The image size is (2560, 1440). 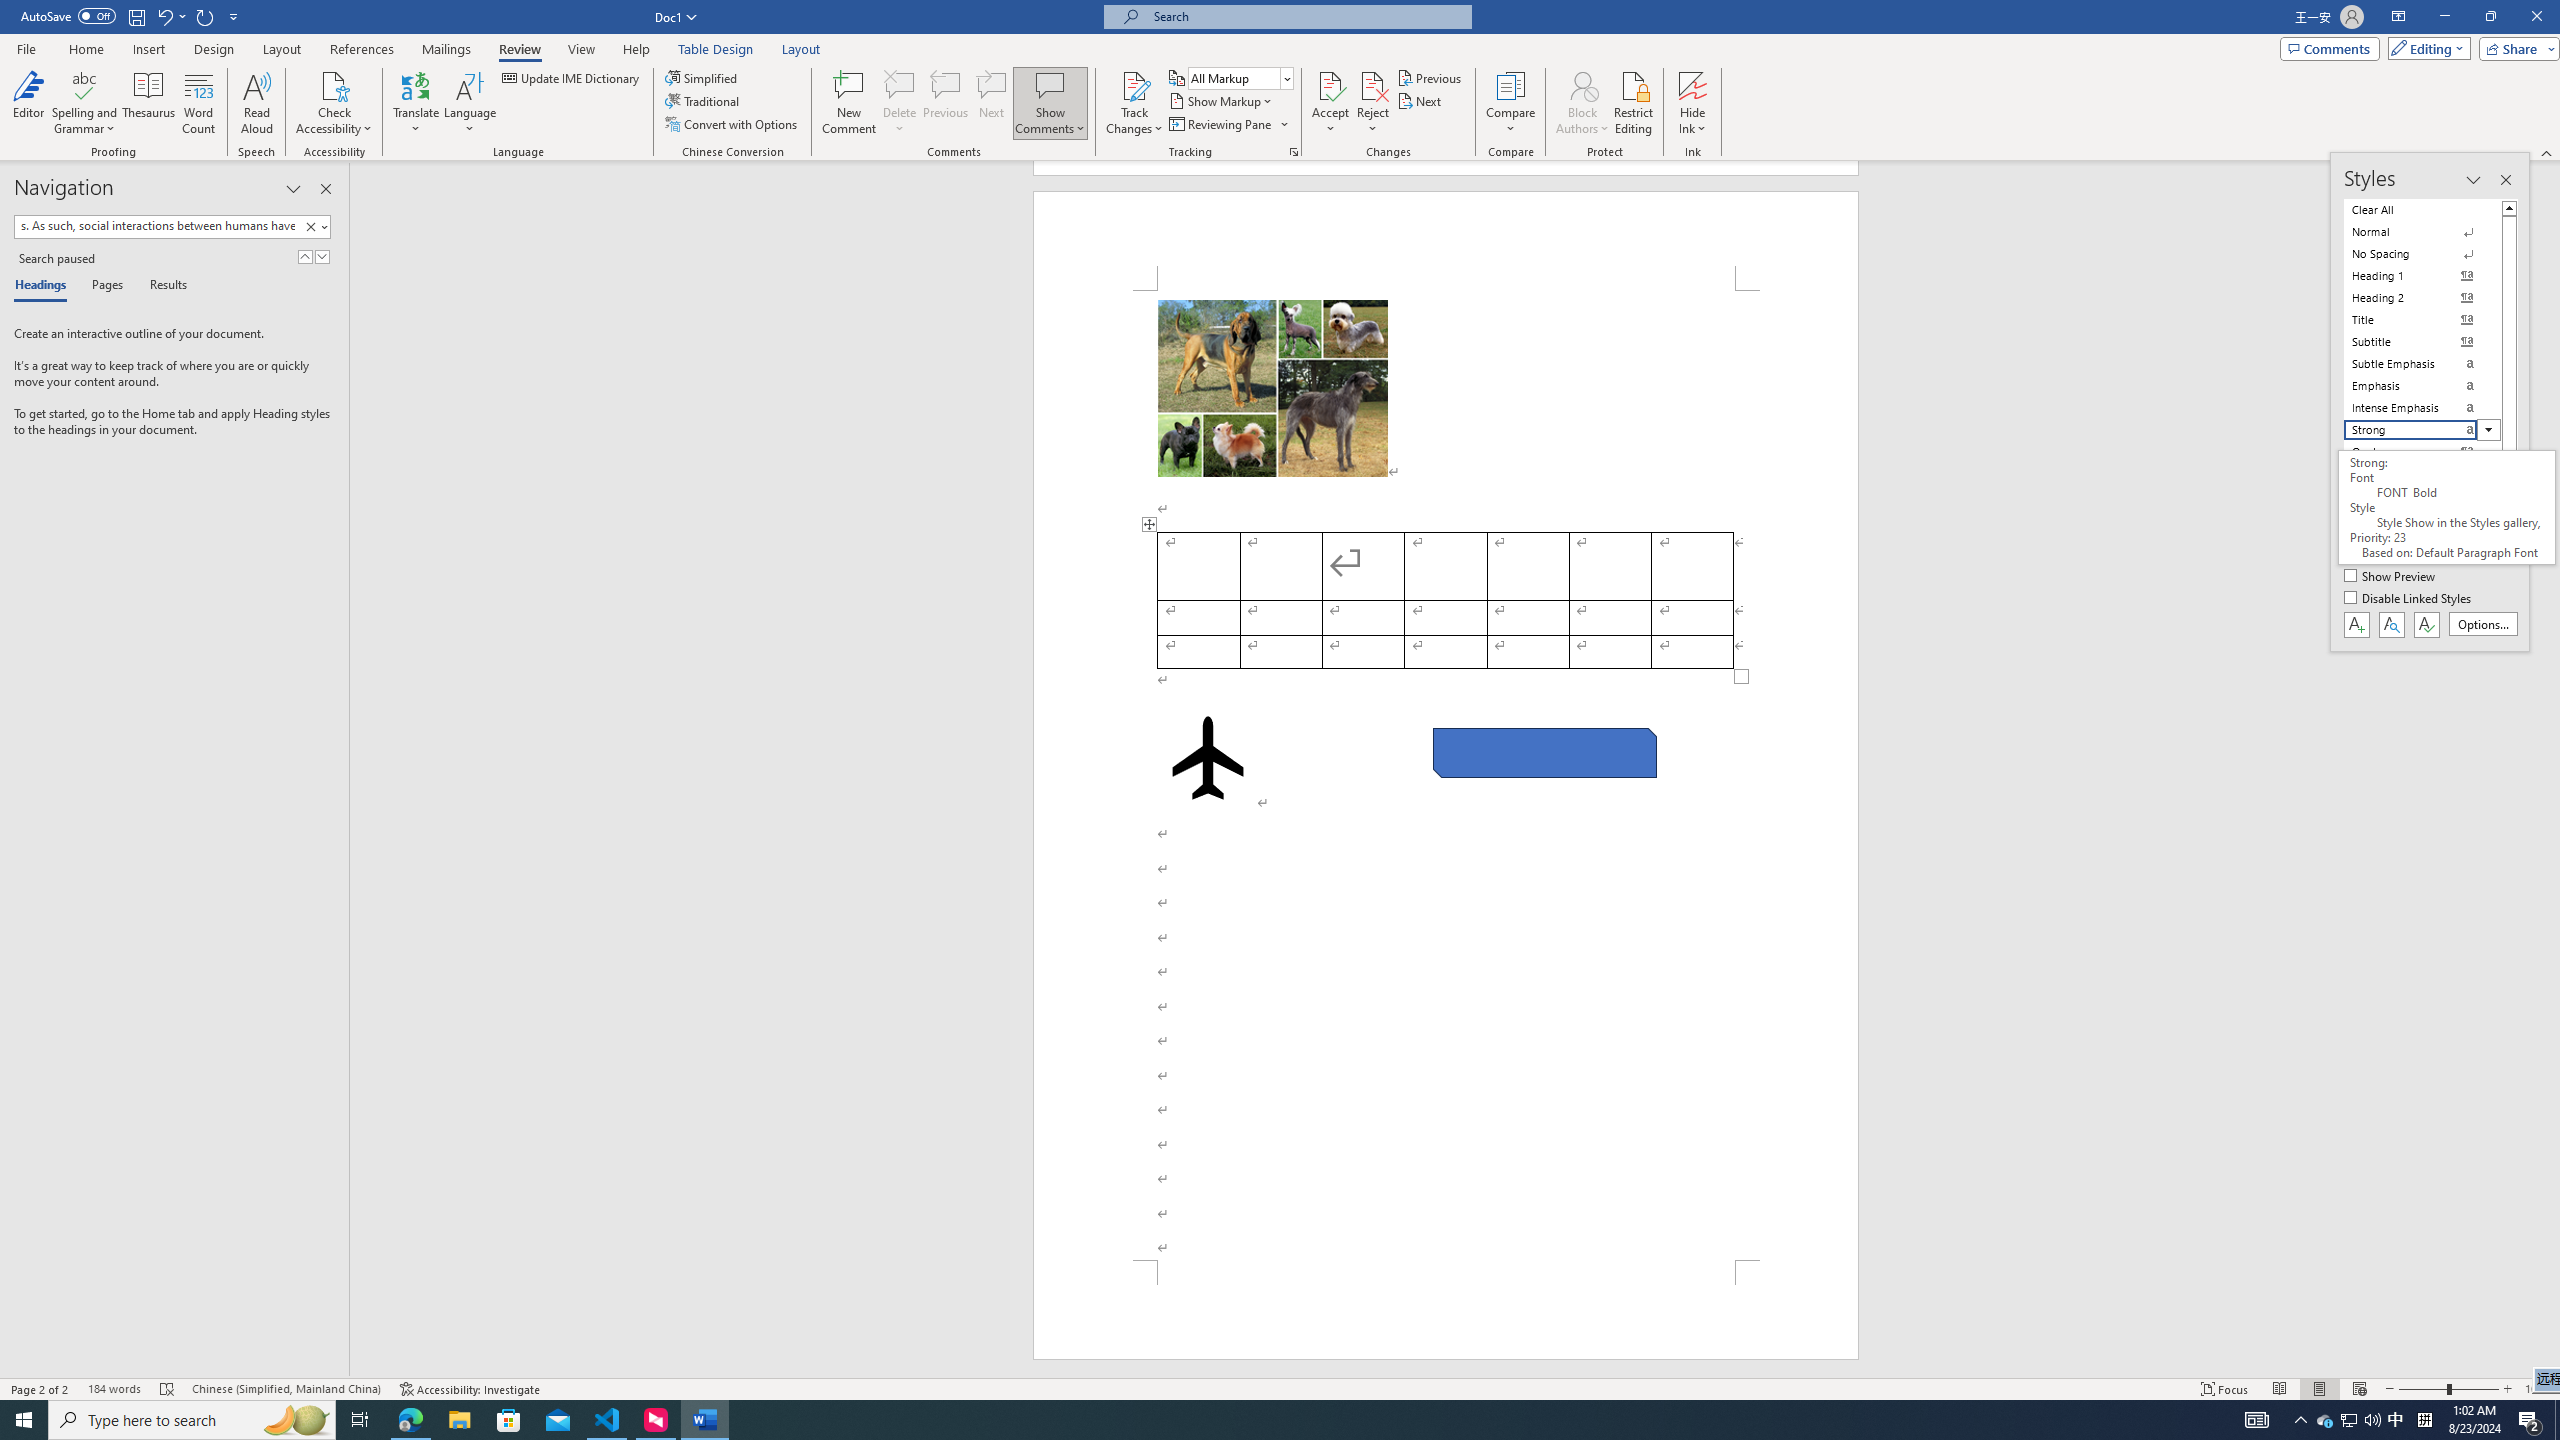 What do you see at coordinates (704, 99) in the screenshot?
I see `'Traditional'` at bounding box center [704, 99].